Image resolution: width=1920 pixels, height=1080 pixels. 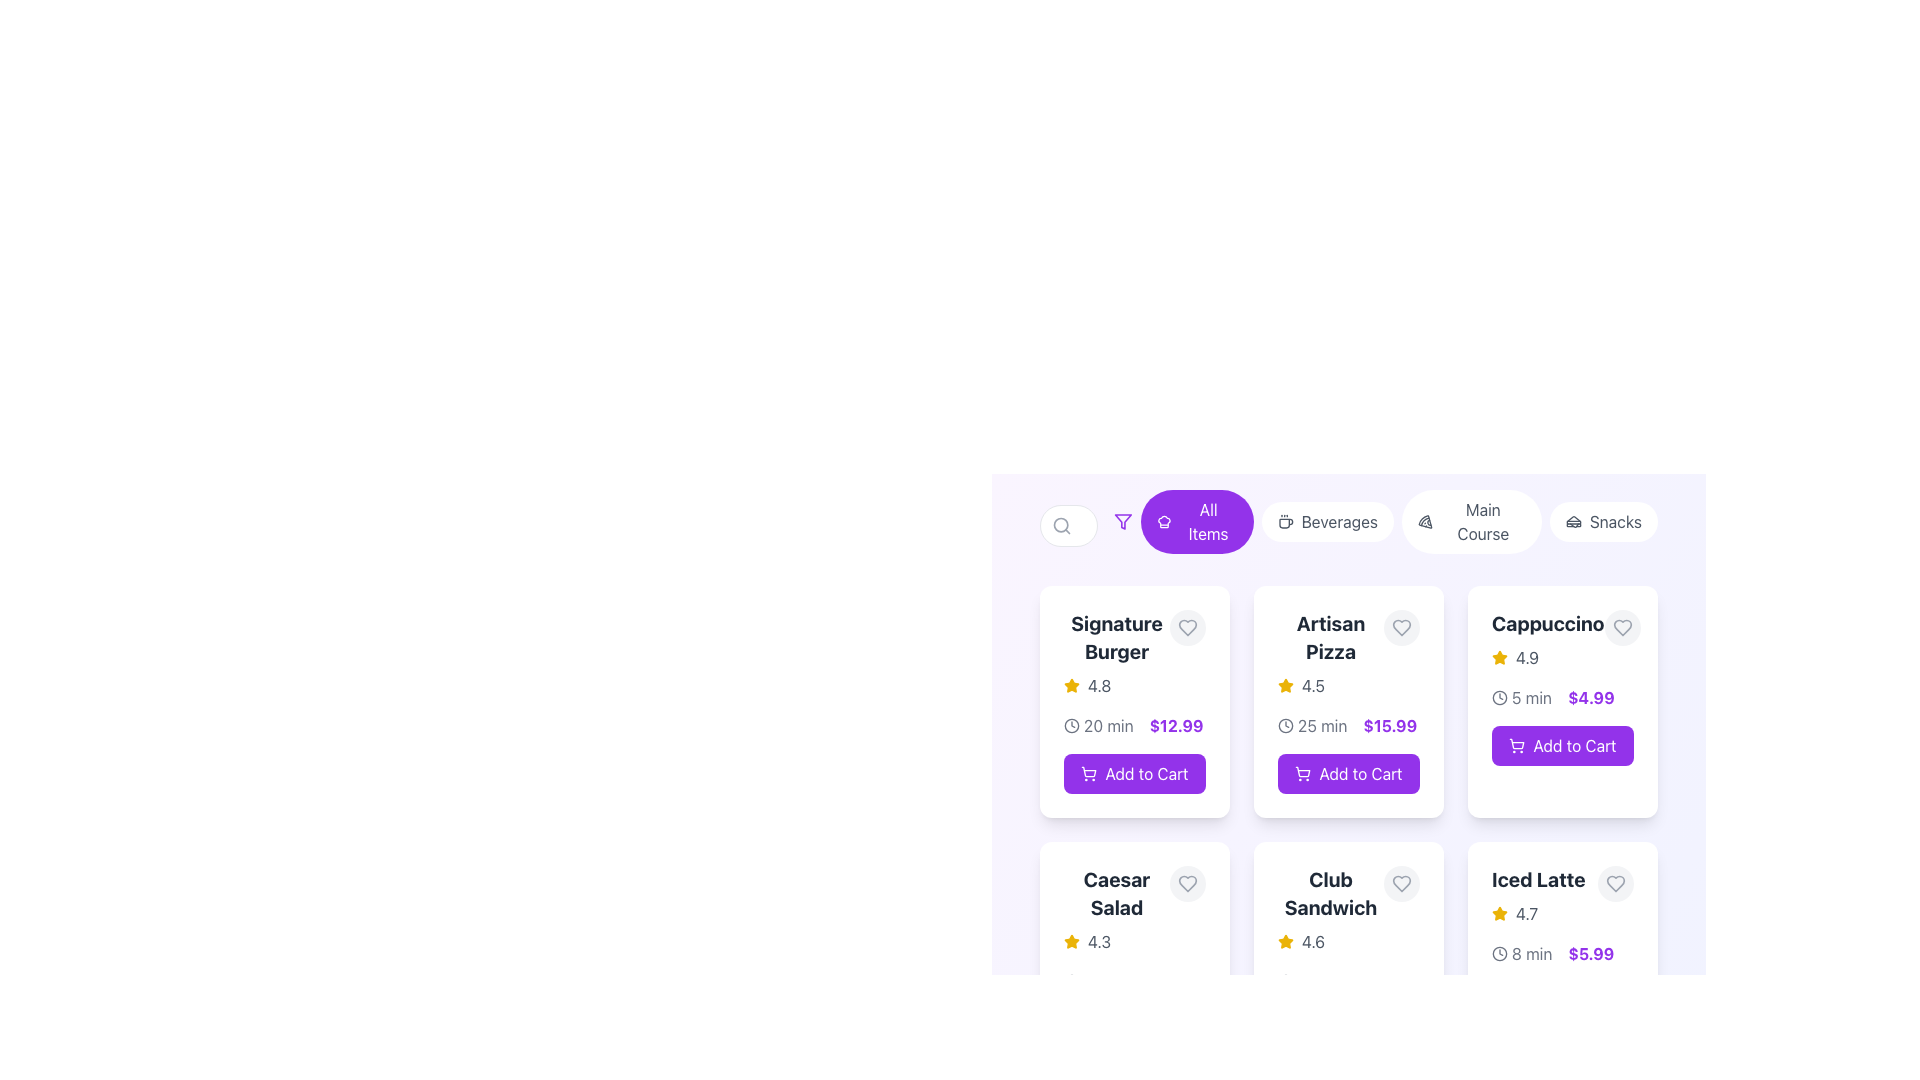 What do you see at coordinates (1188, 627) in the screenshot?
I see `the heart-shaped icon in the top-right corner of the 'Signature Burger' card to observe any visual feedback` at bounding box center [1188, 627].